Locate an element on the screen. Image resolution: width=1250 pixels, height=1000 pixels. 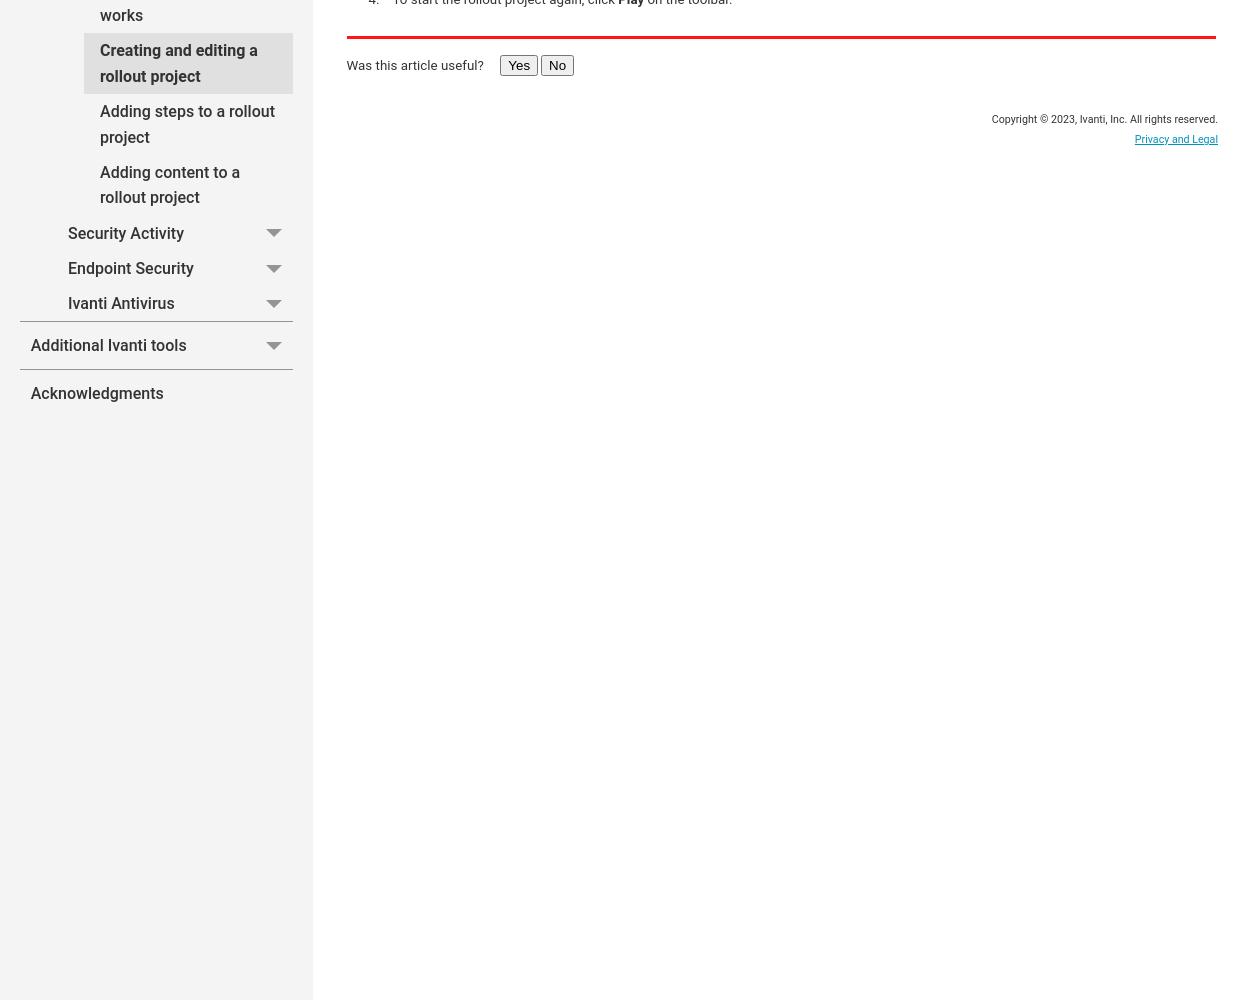
'Creating and editing a rollout project' is located at coordinates (178, 62).